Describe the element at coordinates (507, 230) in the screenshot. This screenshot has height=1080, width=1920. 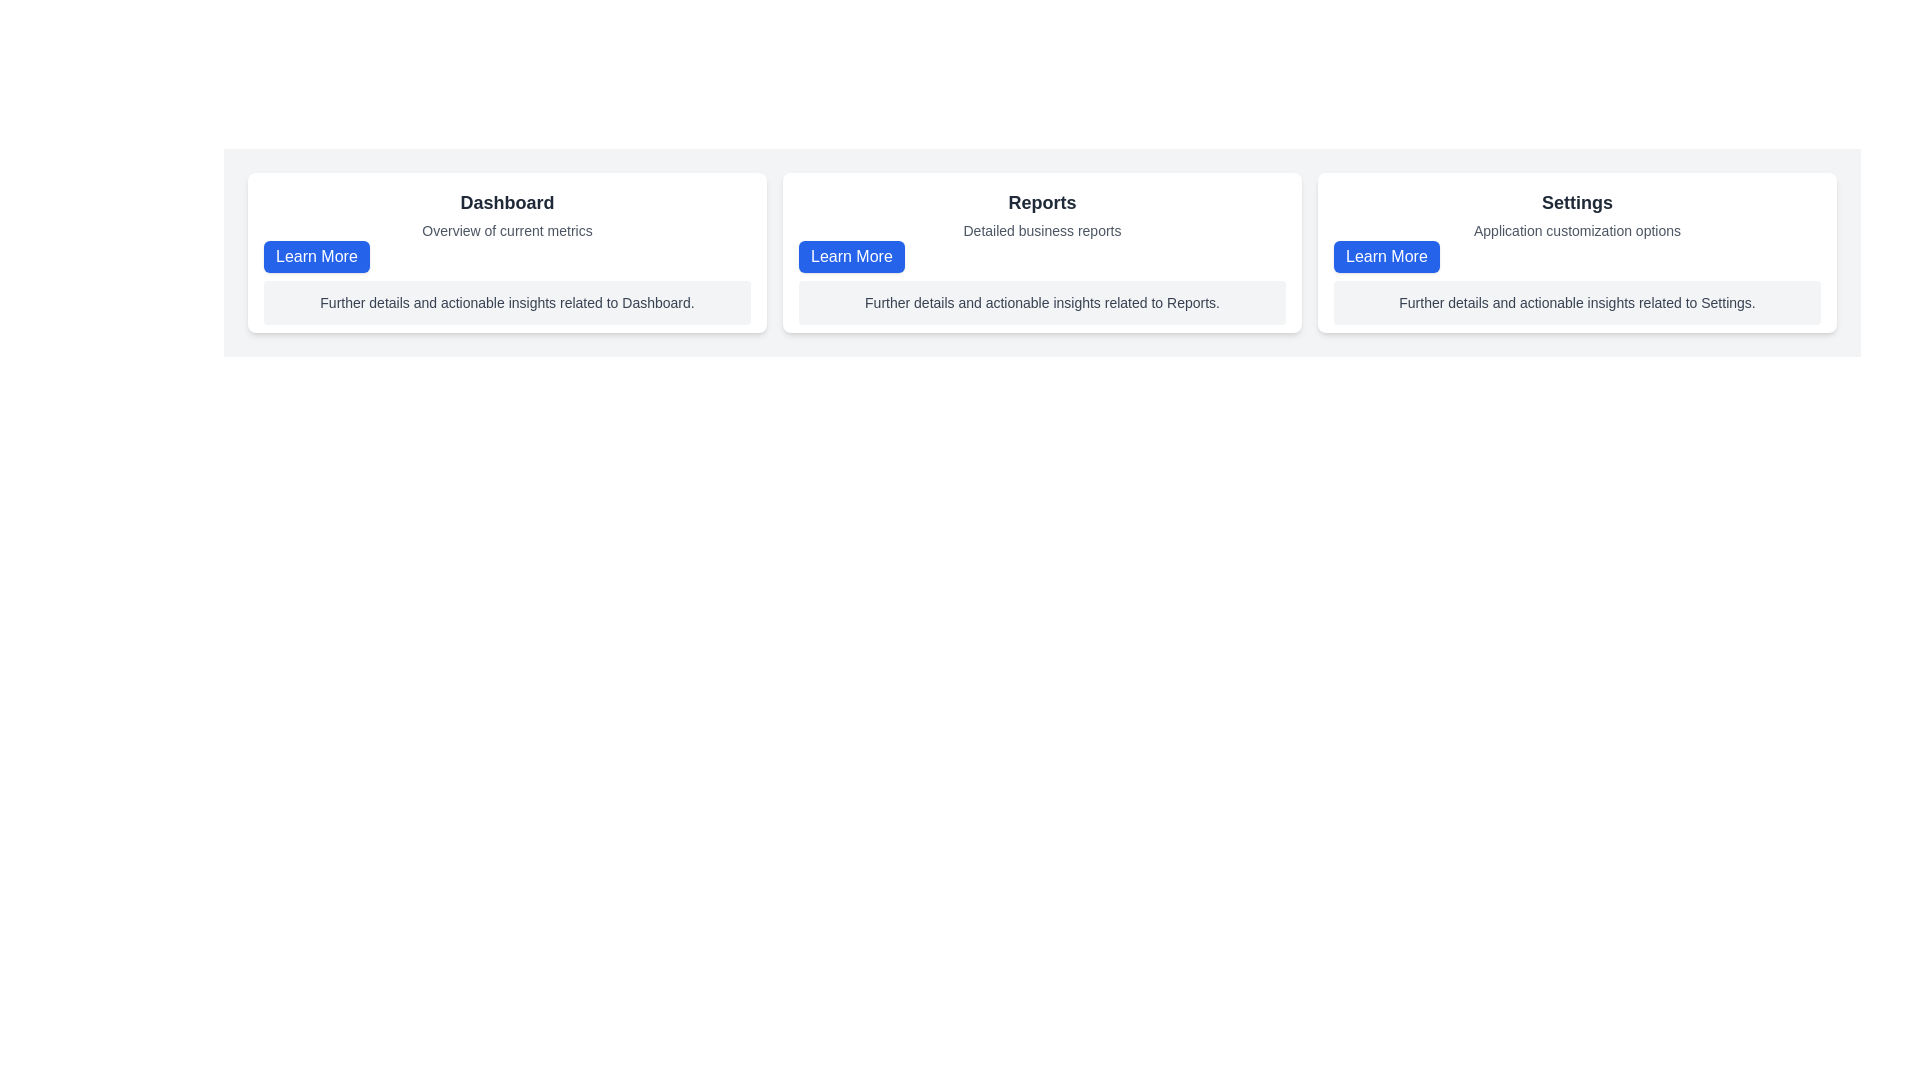
I see `the static text label displaying 'Overview of current metrics', which is positioned below the 'Dashboard' header in the central section of the interface` at that location.